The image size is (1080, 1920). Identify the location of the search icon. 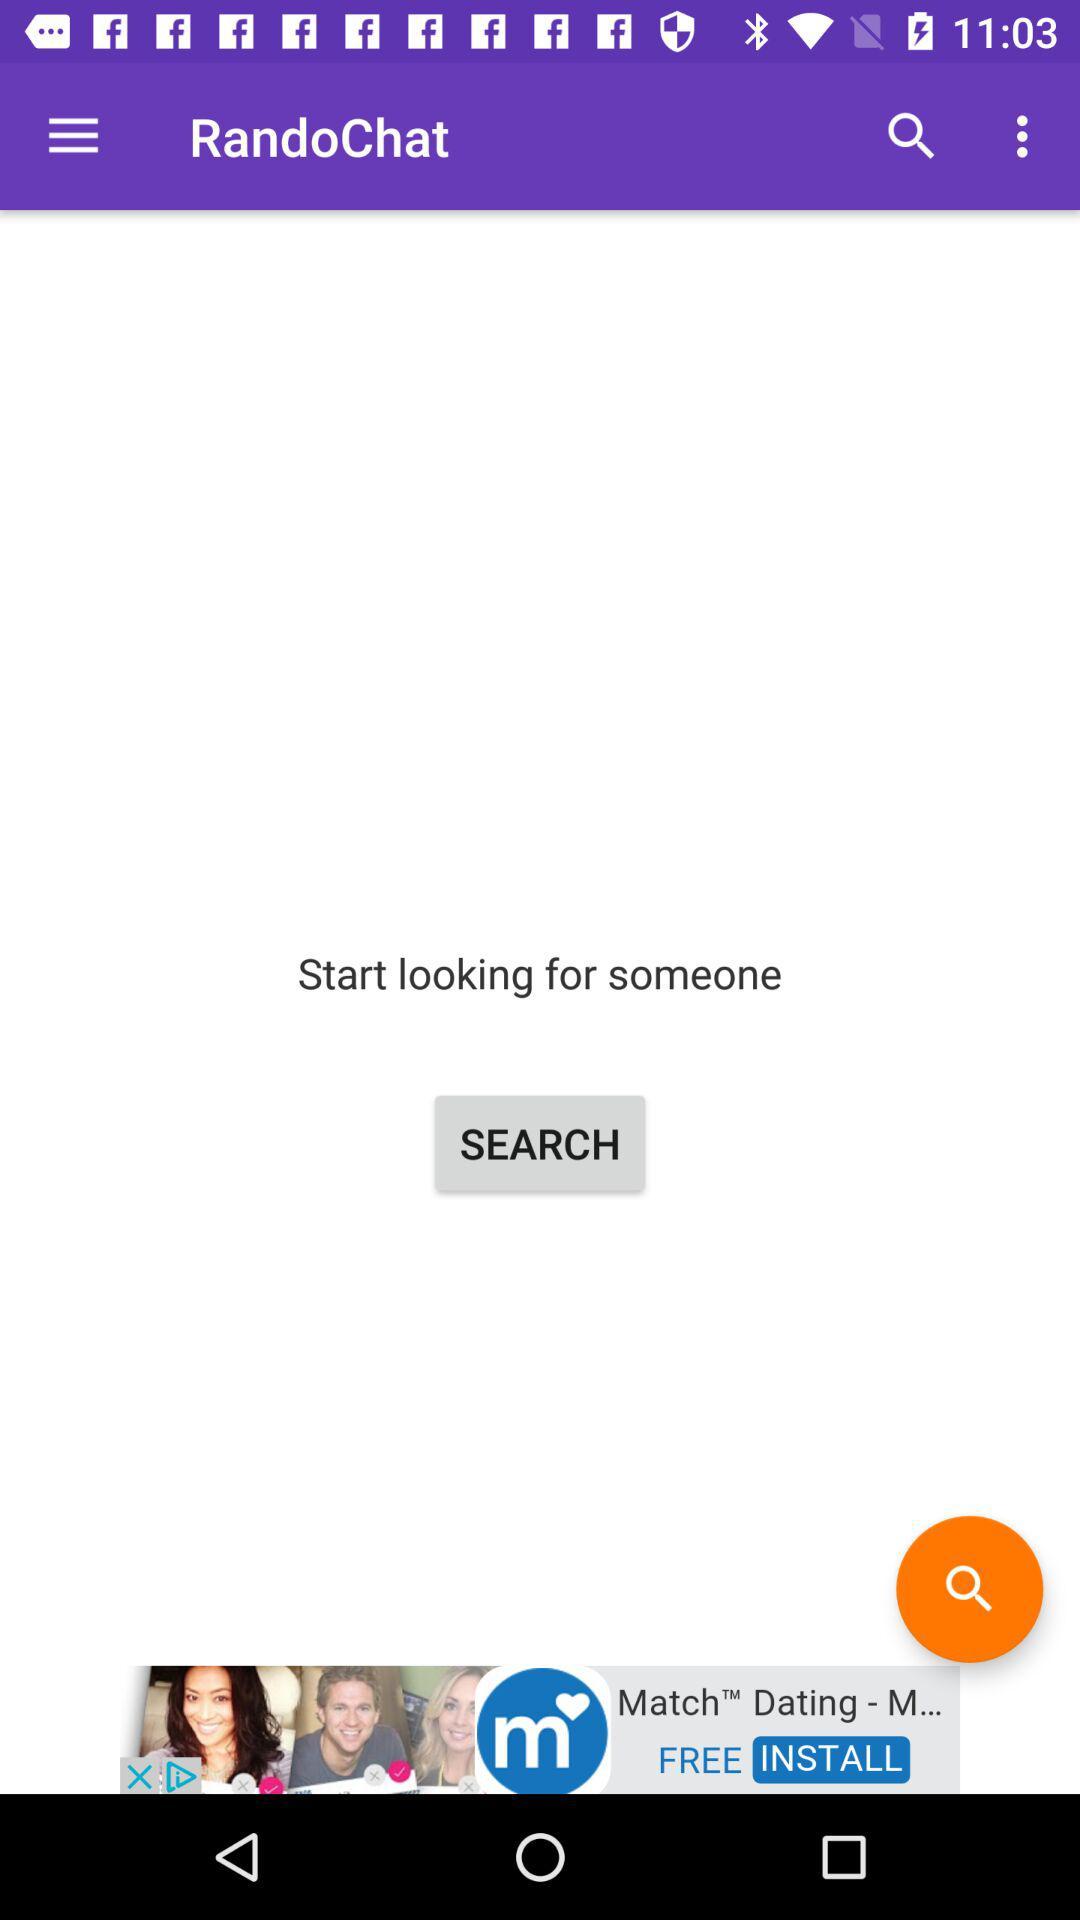
(968, 1588).